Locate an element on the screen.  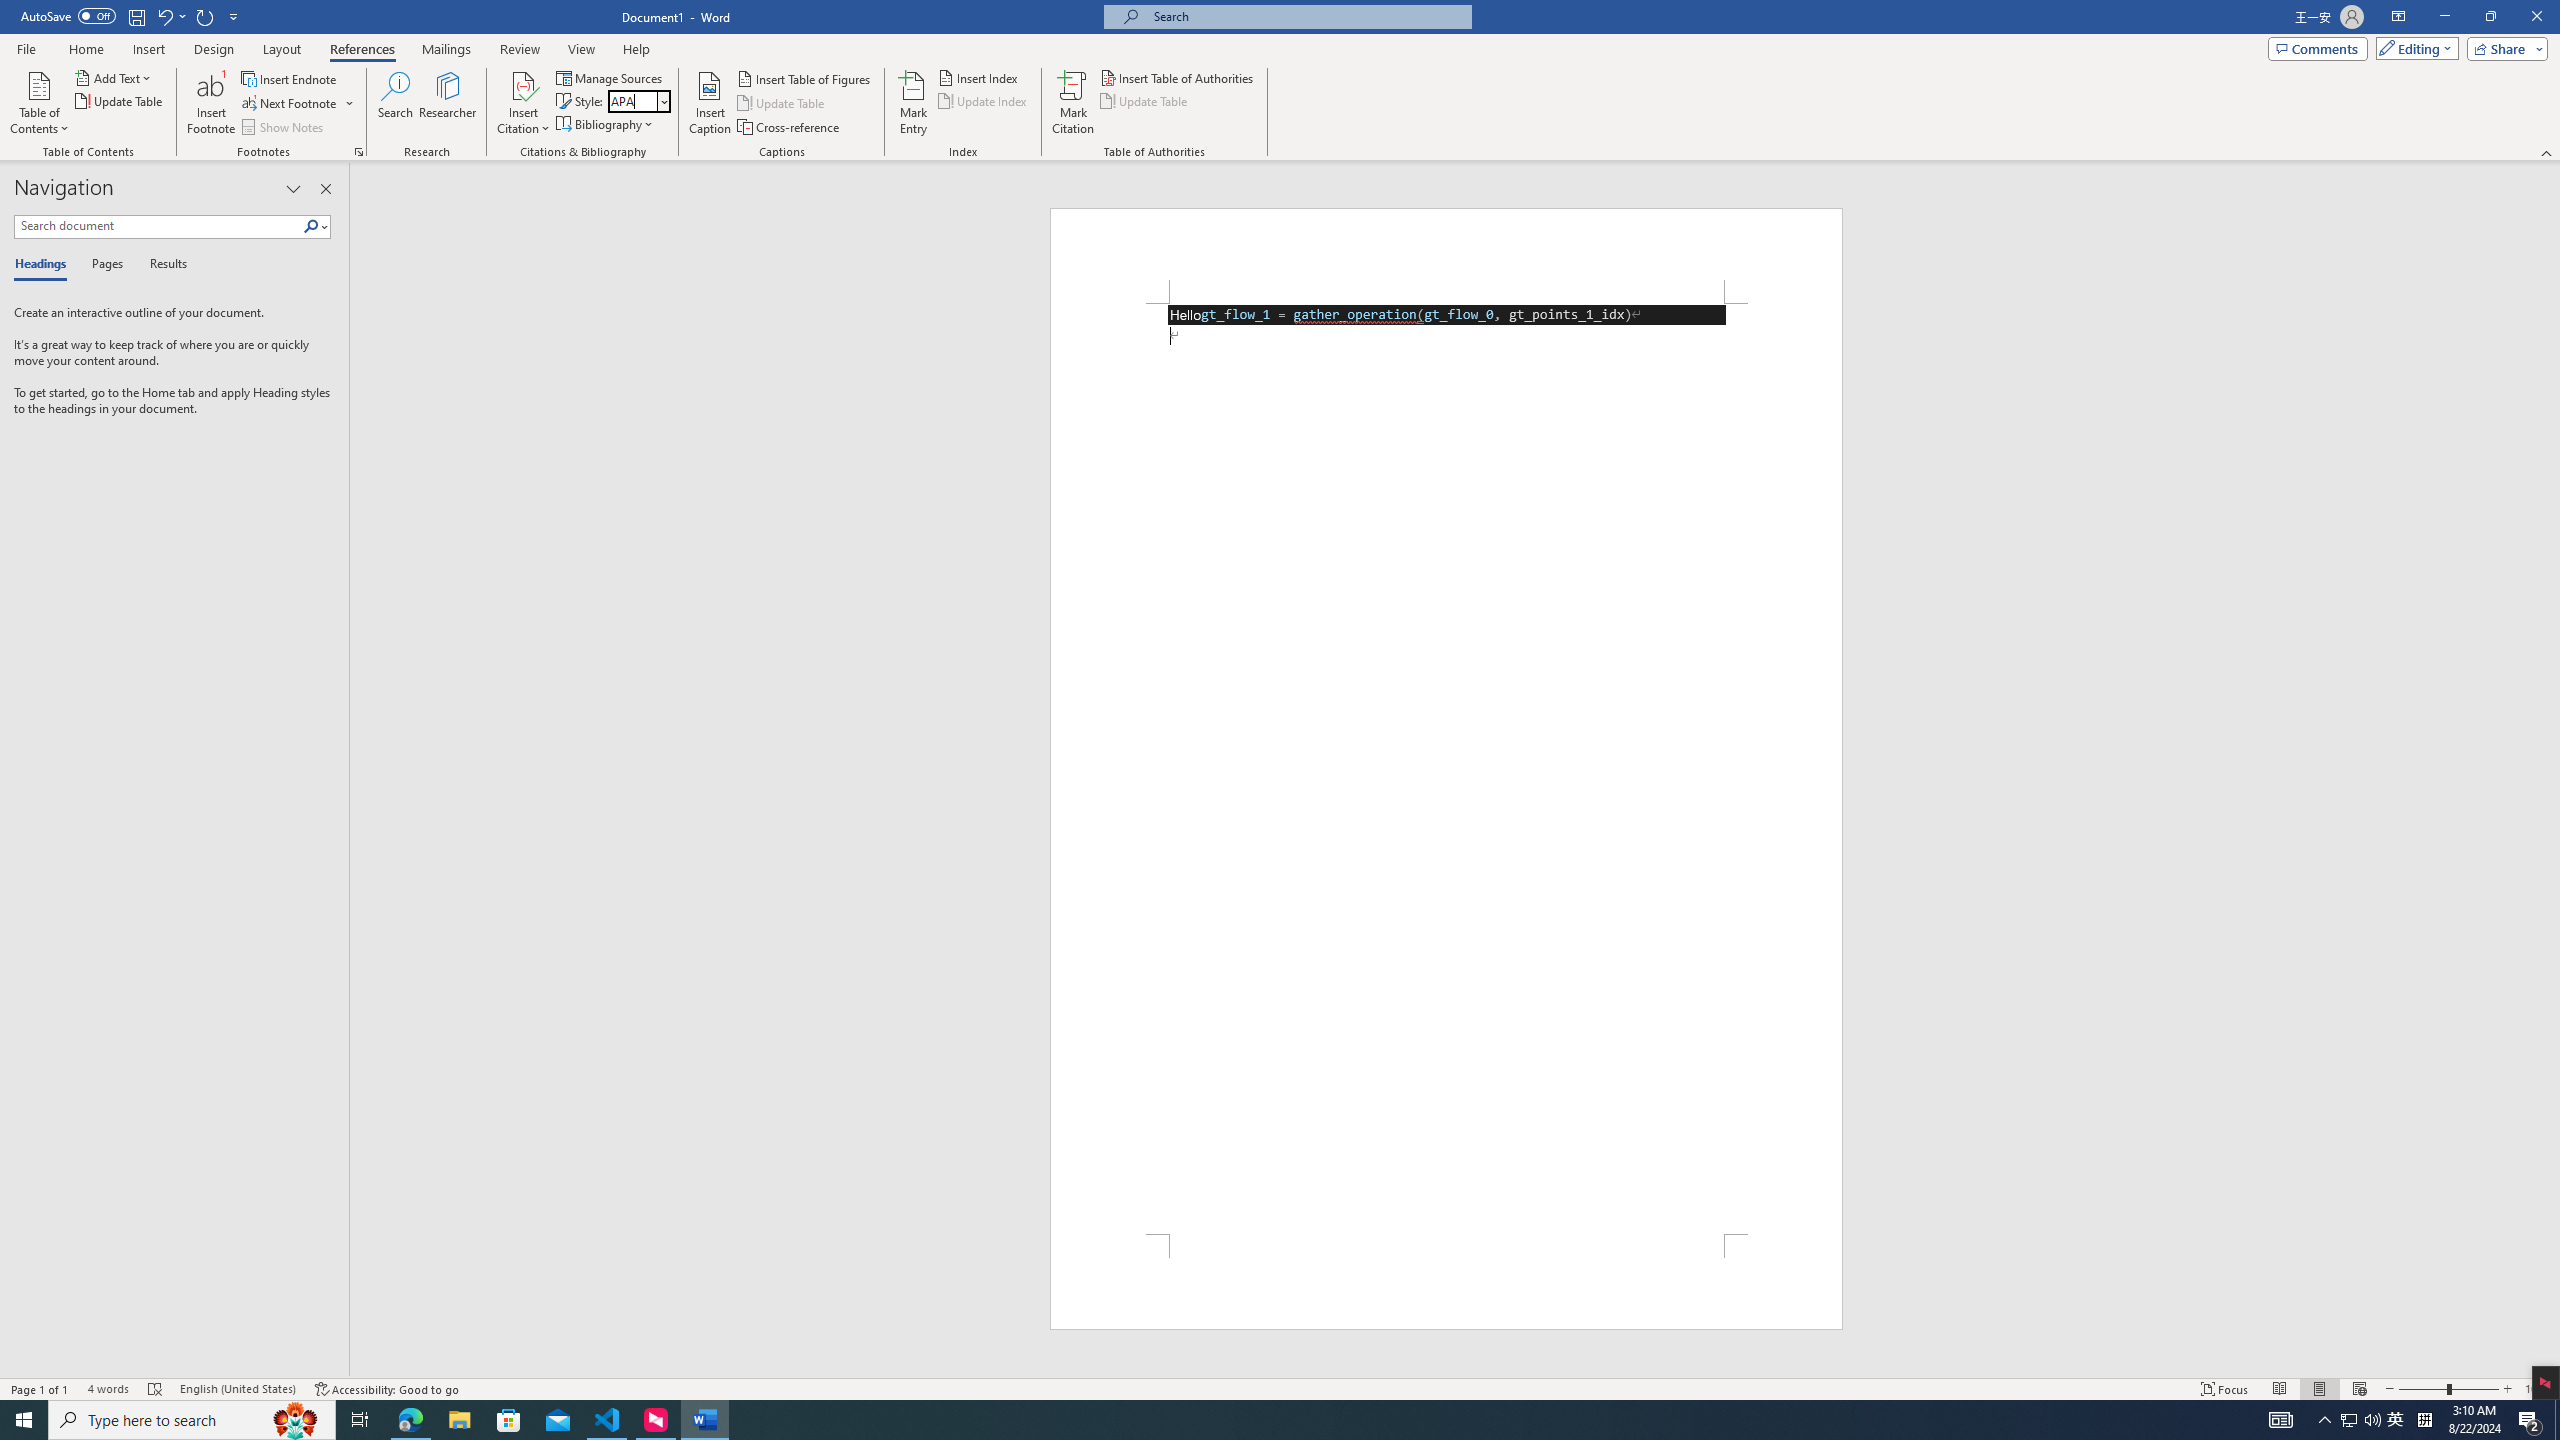
'Footnote and Endnote Dialog...' is located at coordinates (358, 150).